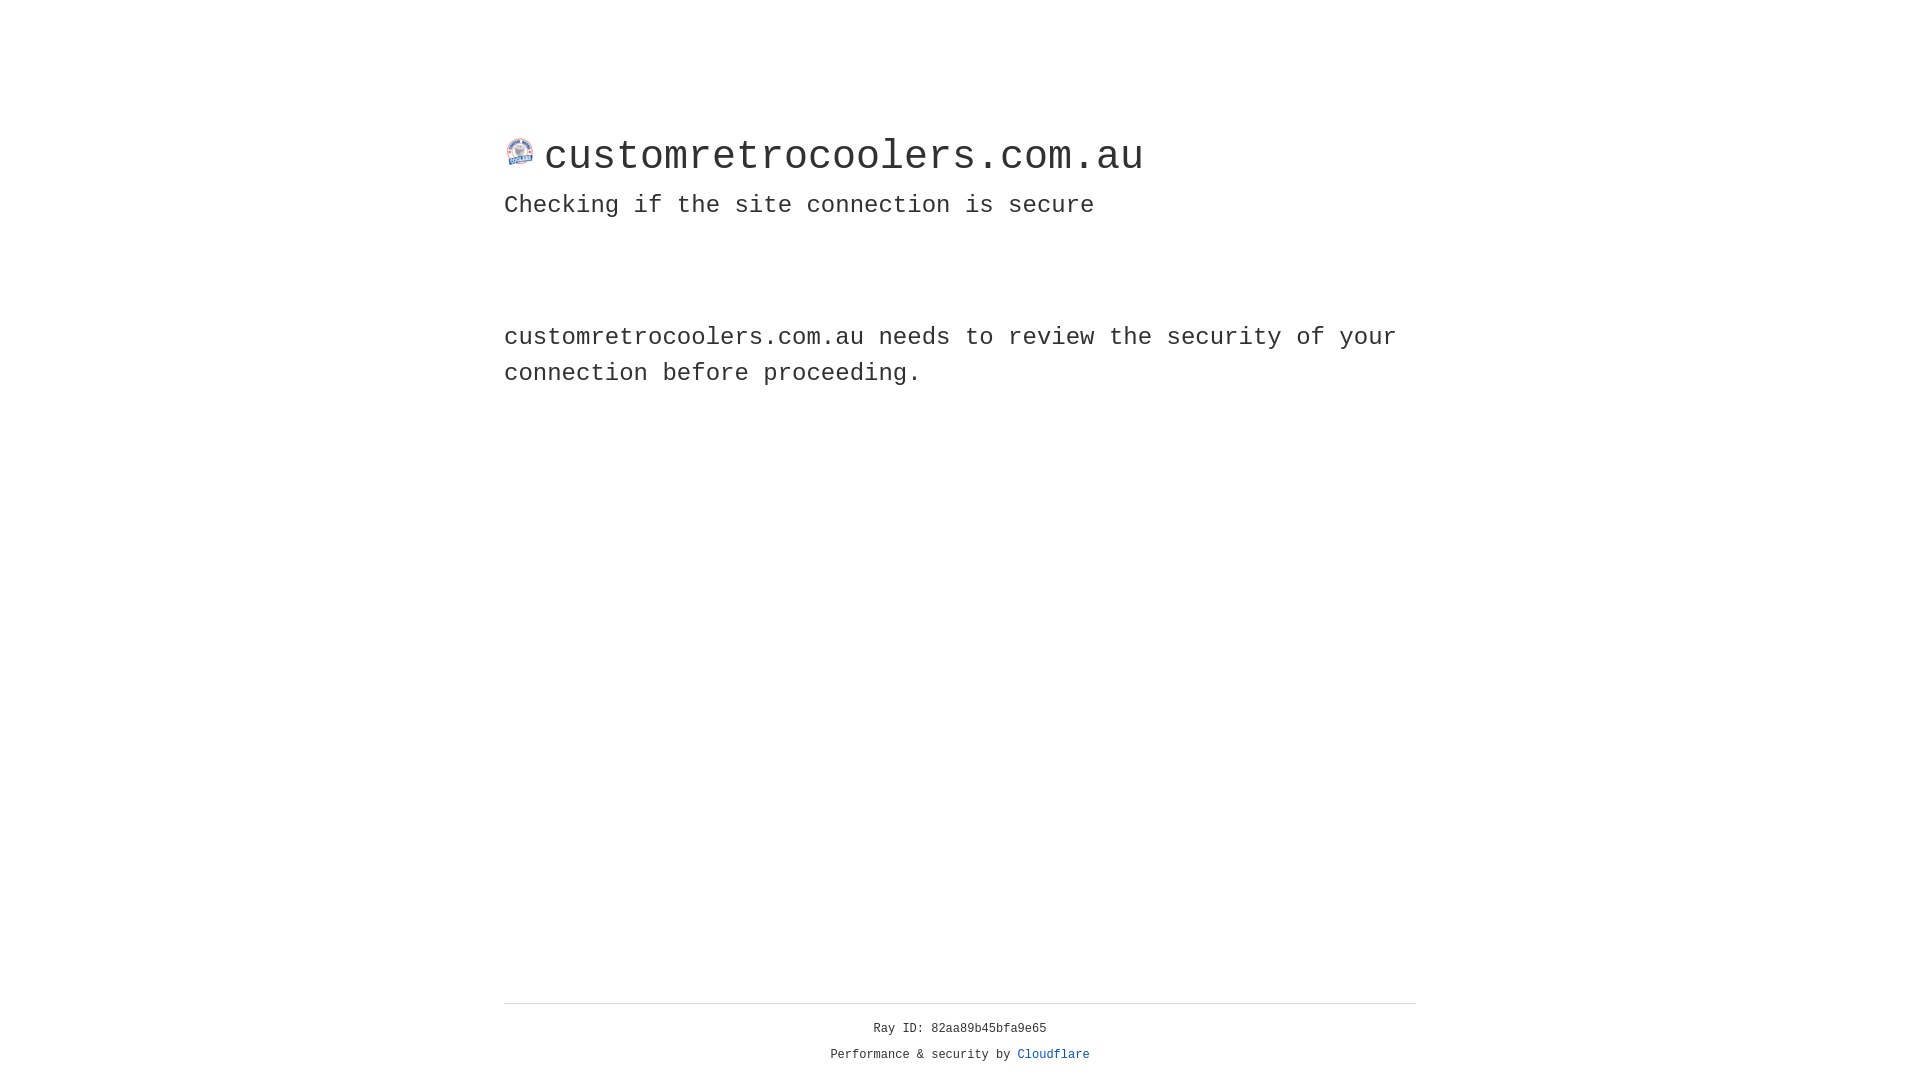  I want to click on 'Cloudflare', so click(1017, 1054).